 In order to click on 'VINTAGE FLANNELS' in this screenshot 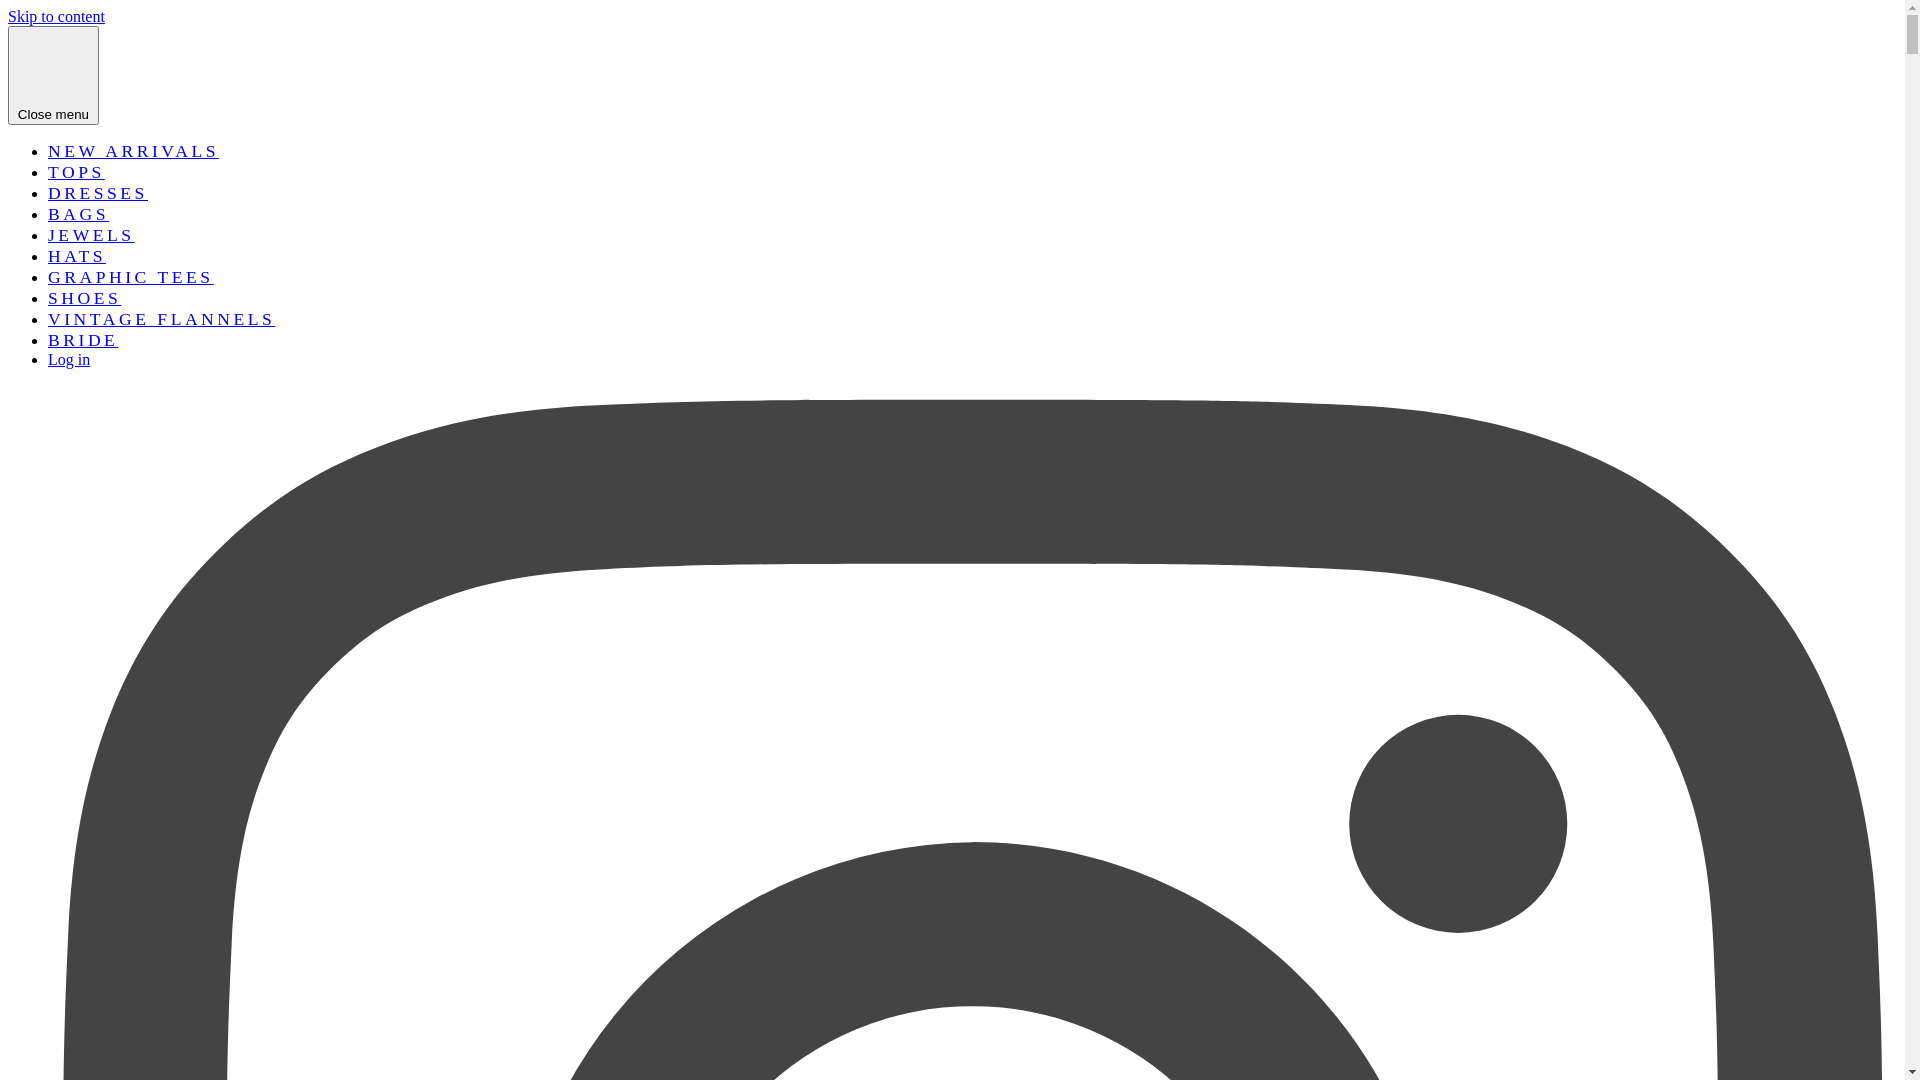, I will do `click(161, 318)`.